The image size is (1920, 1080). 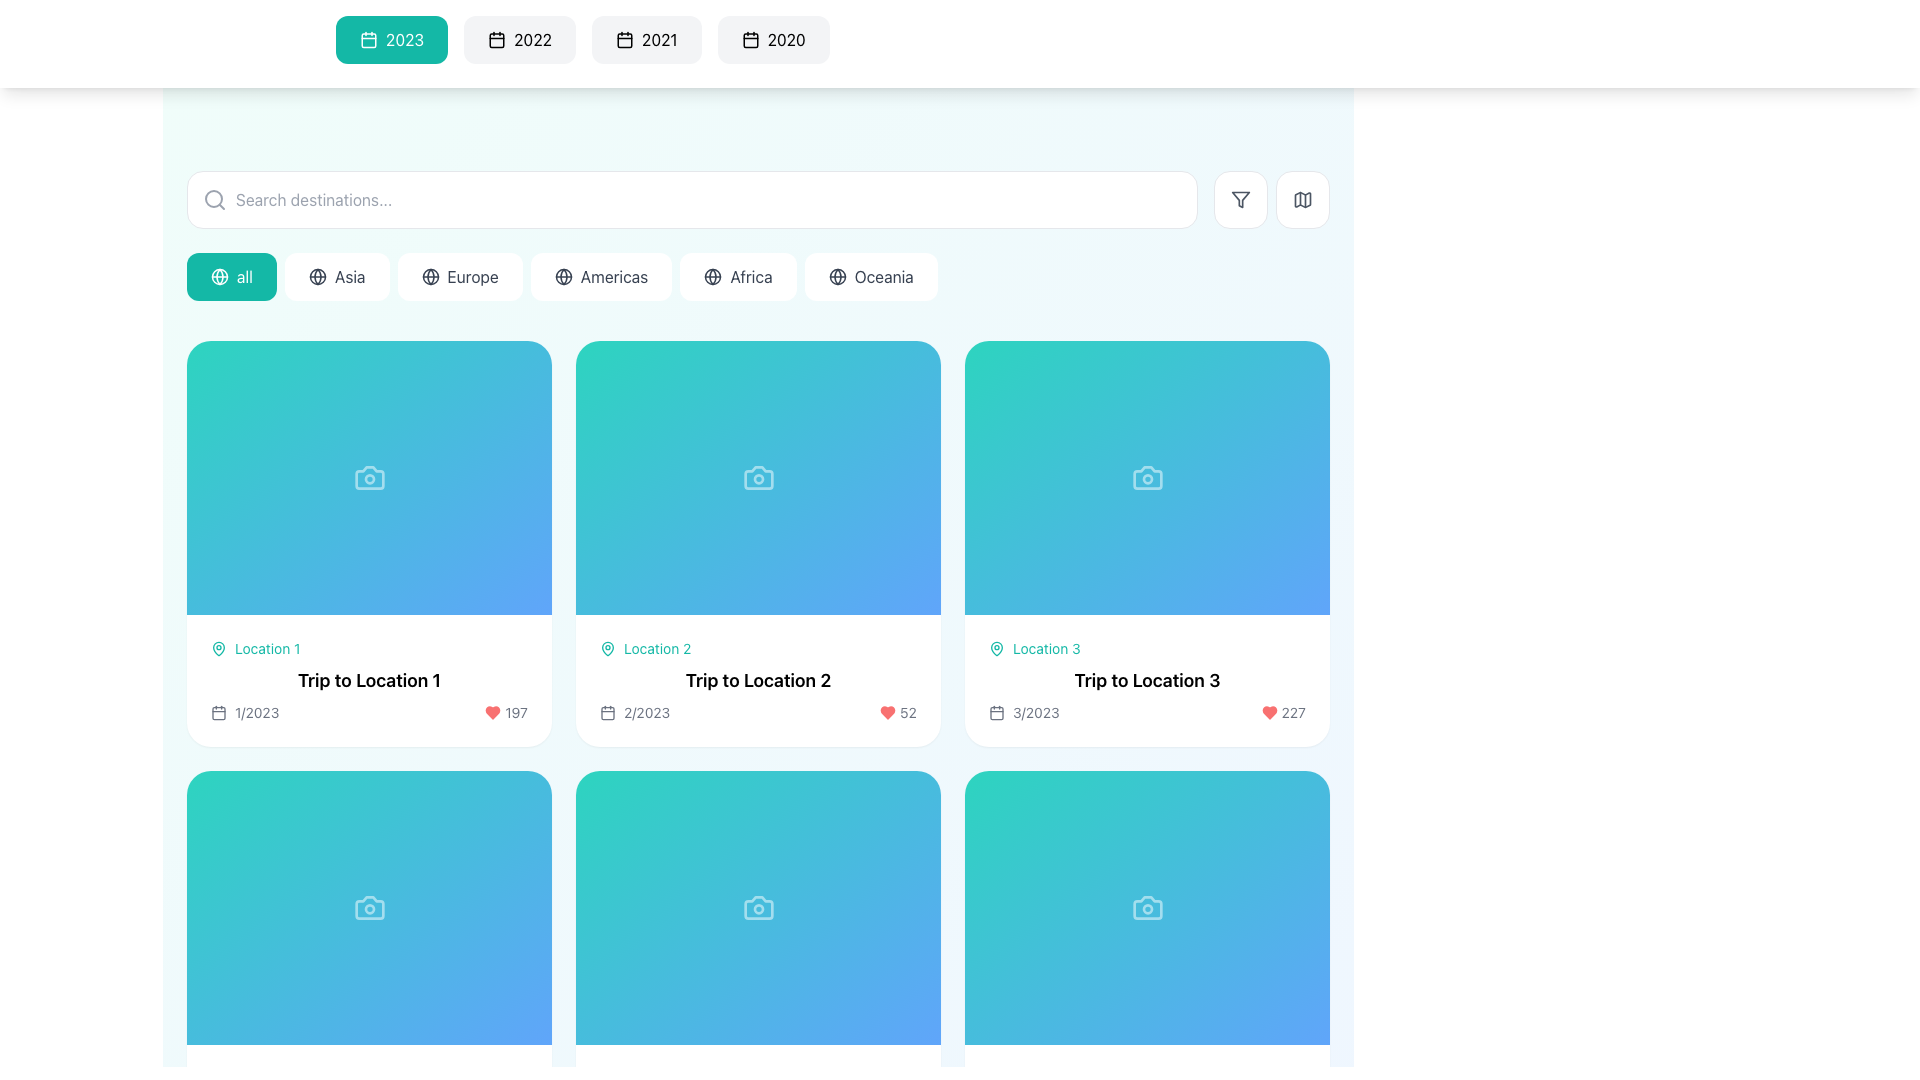 I want to click on the year selector button for 2021, which is the third button from the left in a row of similar buttons at the top interface, located between the '2022' and '2020' buttons, so click(x=646, y=39).